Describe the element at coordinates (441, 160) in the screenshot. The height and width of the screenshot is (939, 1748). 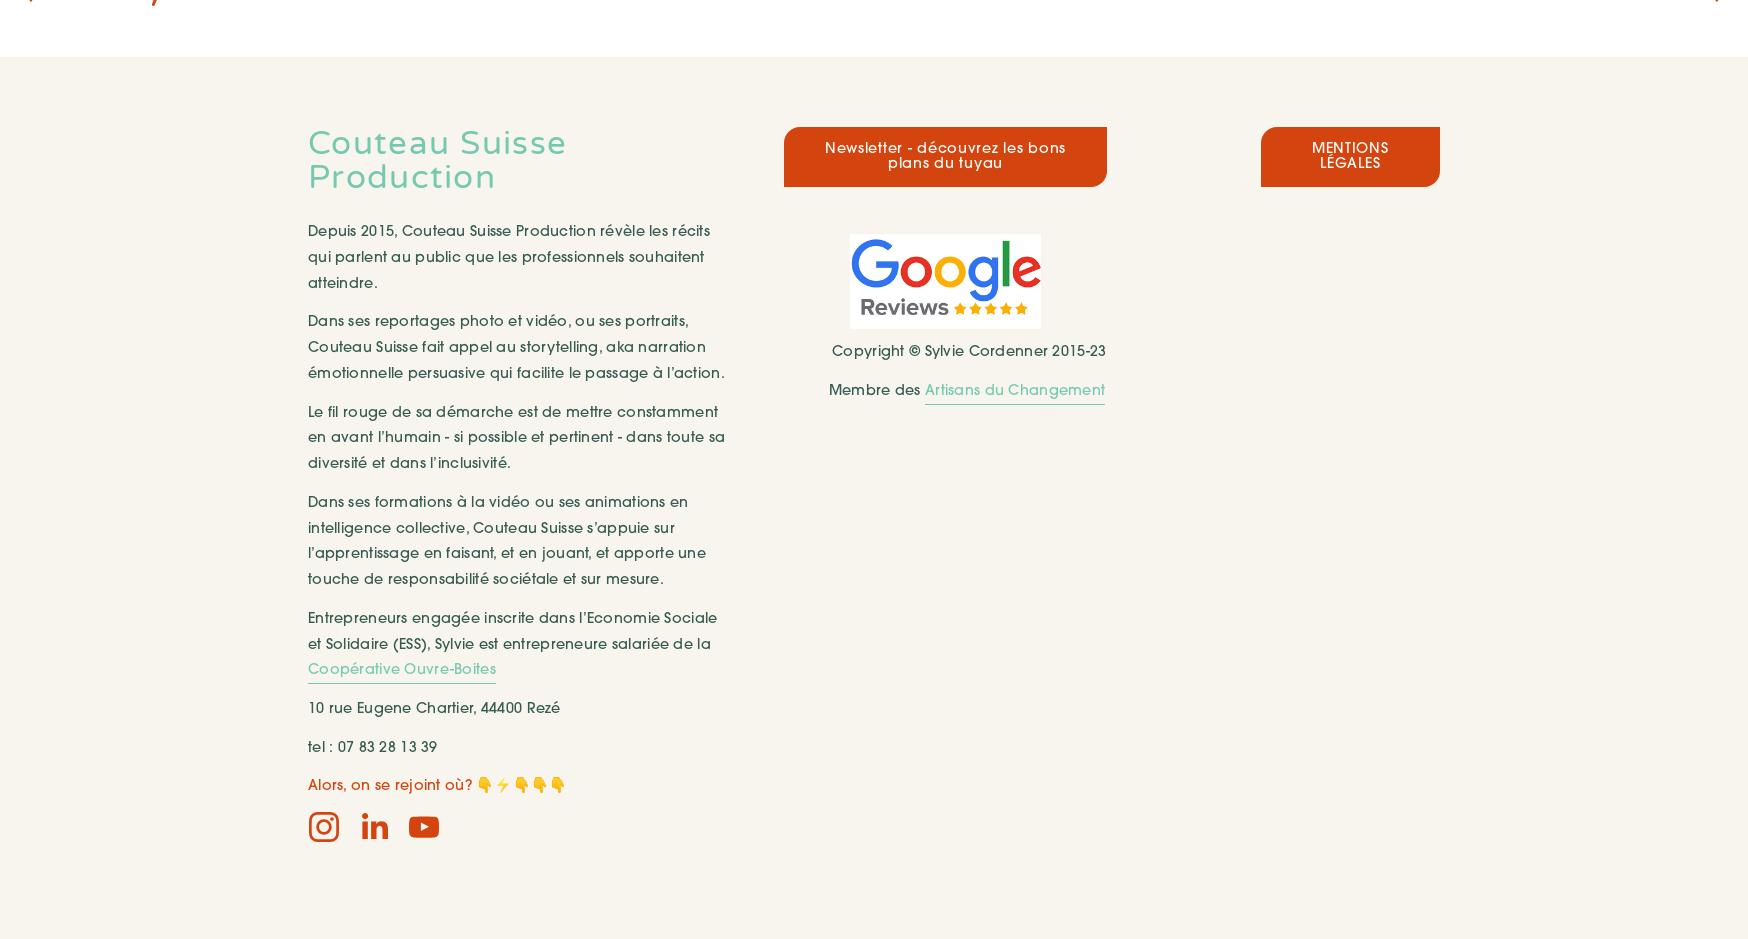
I see `'Couteau Suisse Production'` at that location.